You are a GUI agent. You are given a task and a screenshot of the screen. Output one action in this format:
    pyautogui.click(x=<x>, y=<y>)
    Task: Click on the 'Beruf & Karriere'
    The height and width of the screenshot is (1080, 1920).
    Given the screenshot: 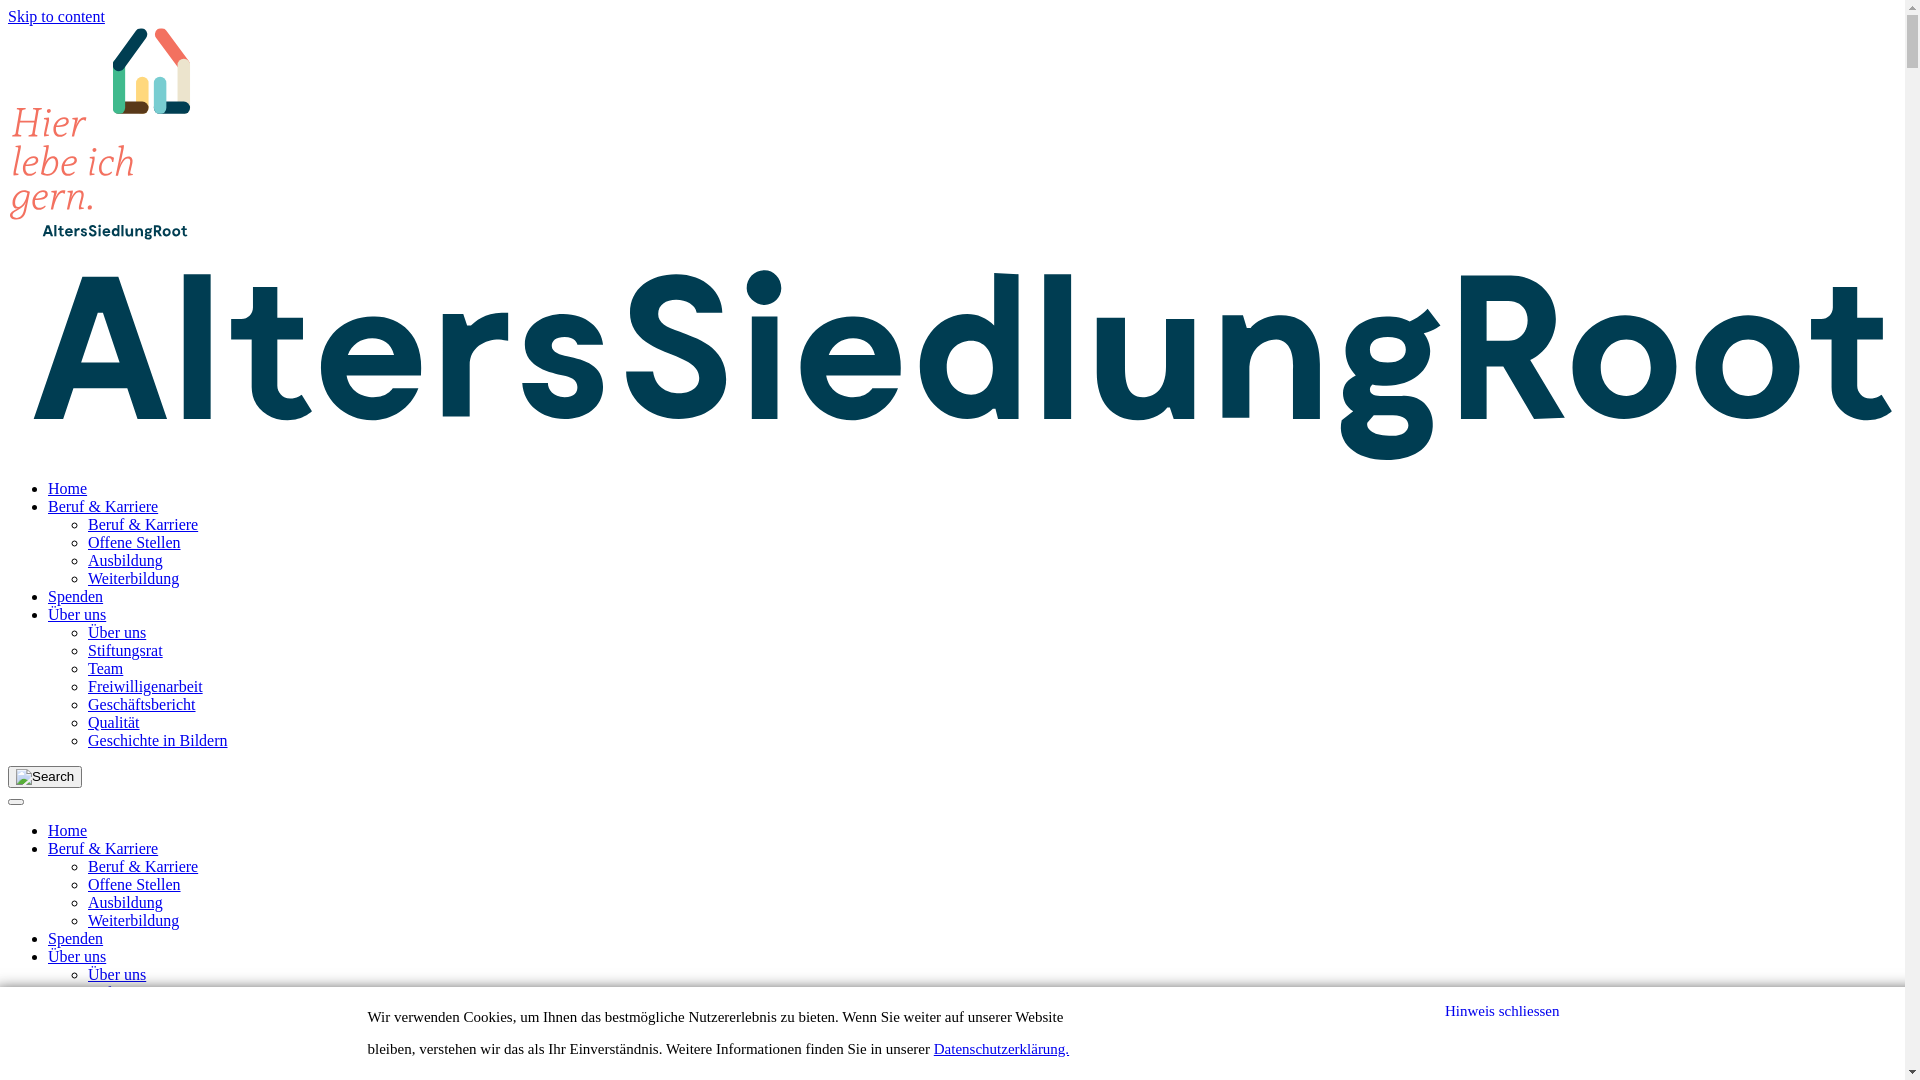 What is the action you would take?
    pyautogui.click(x=142, y=865)
    